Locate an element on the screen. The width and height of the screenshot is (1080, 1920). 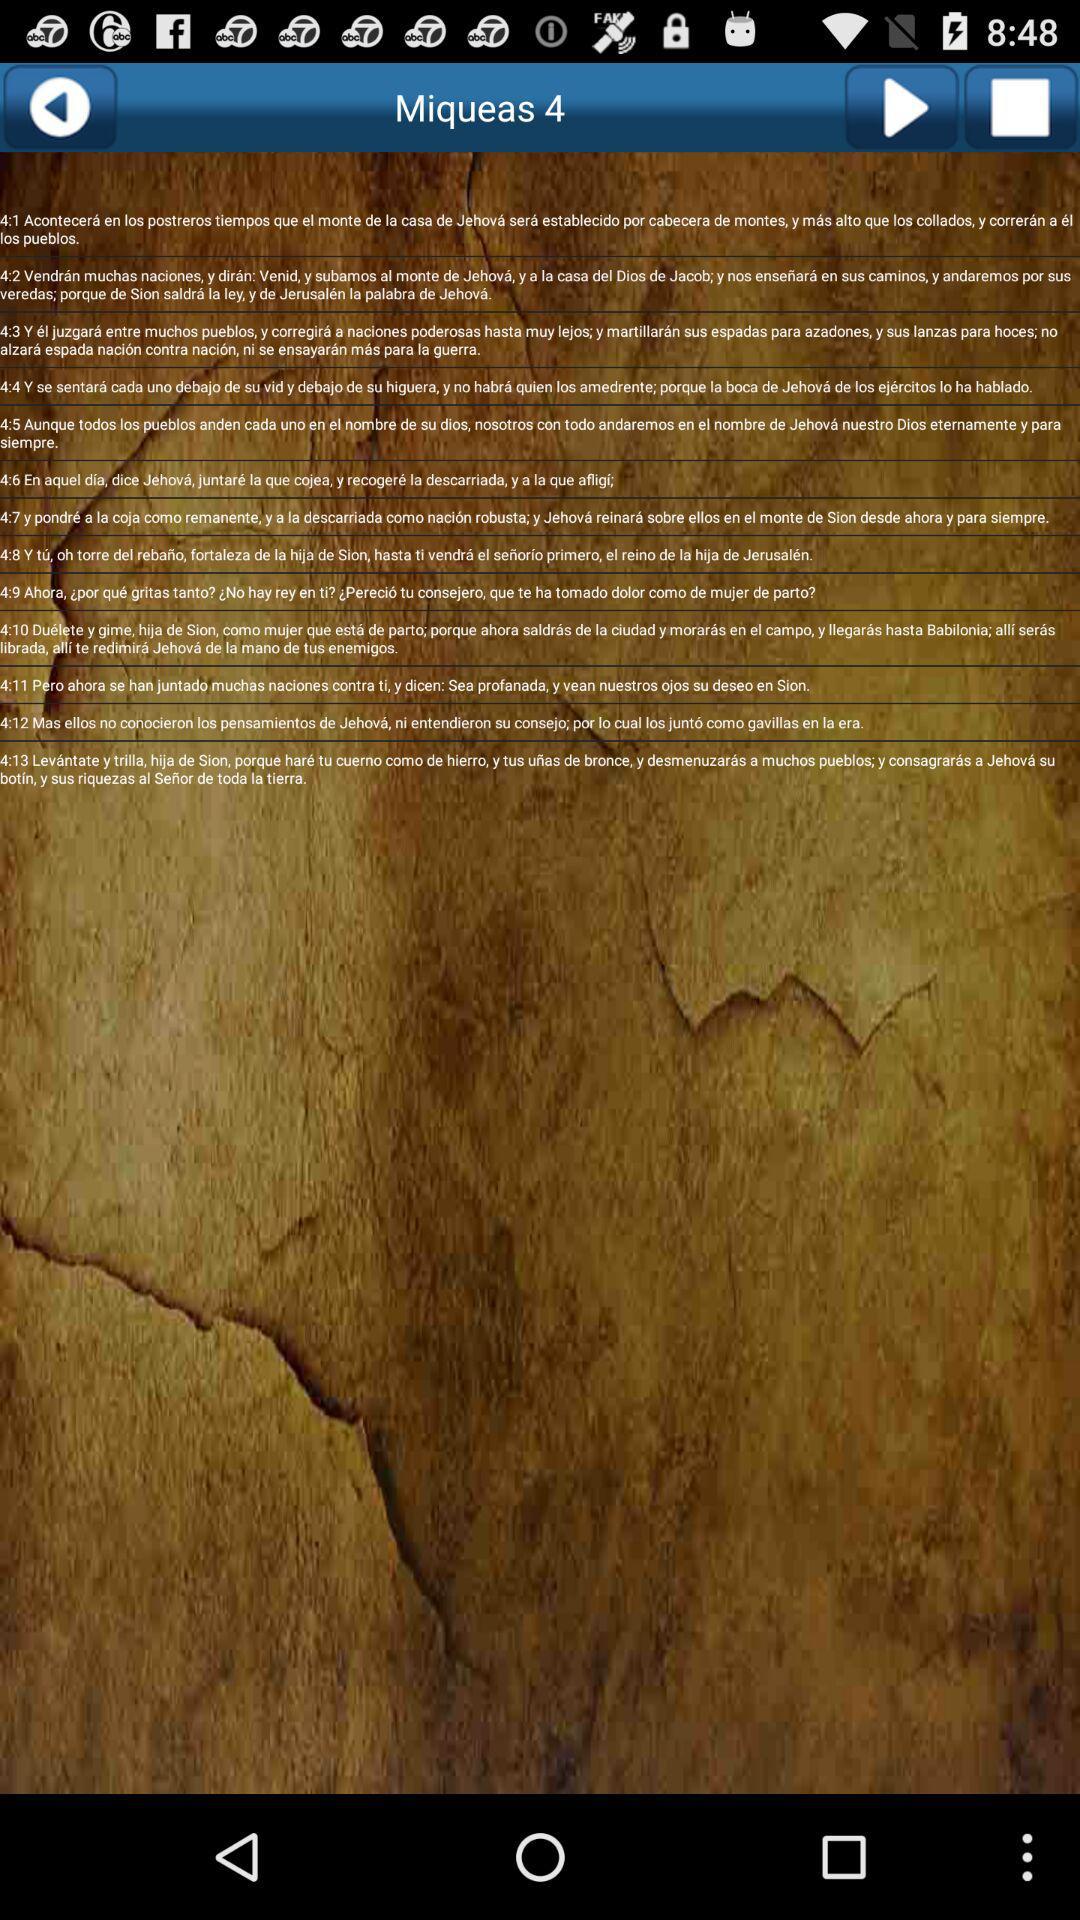
icon to the left of miqueas 4 app is located at coordinates (58, 106).